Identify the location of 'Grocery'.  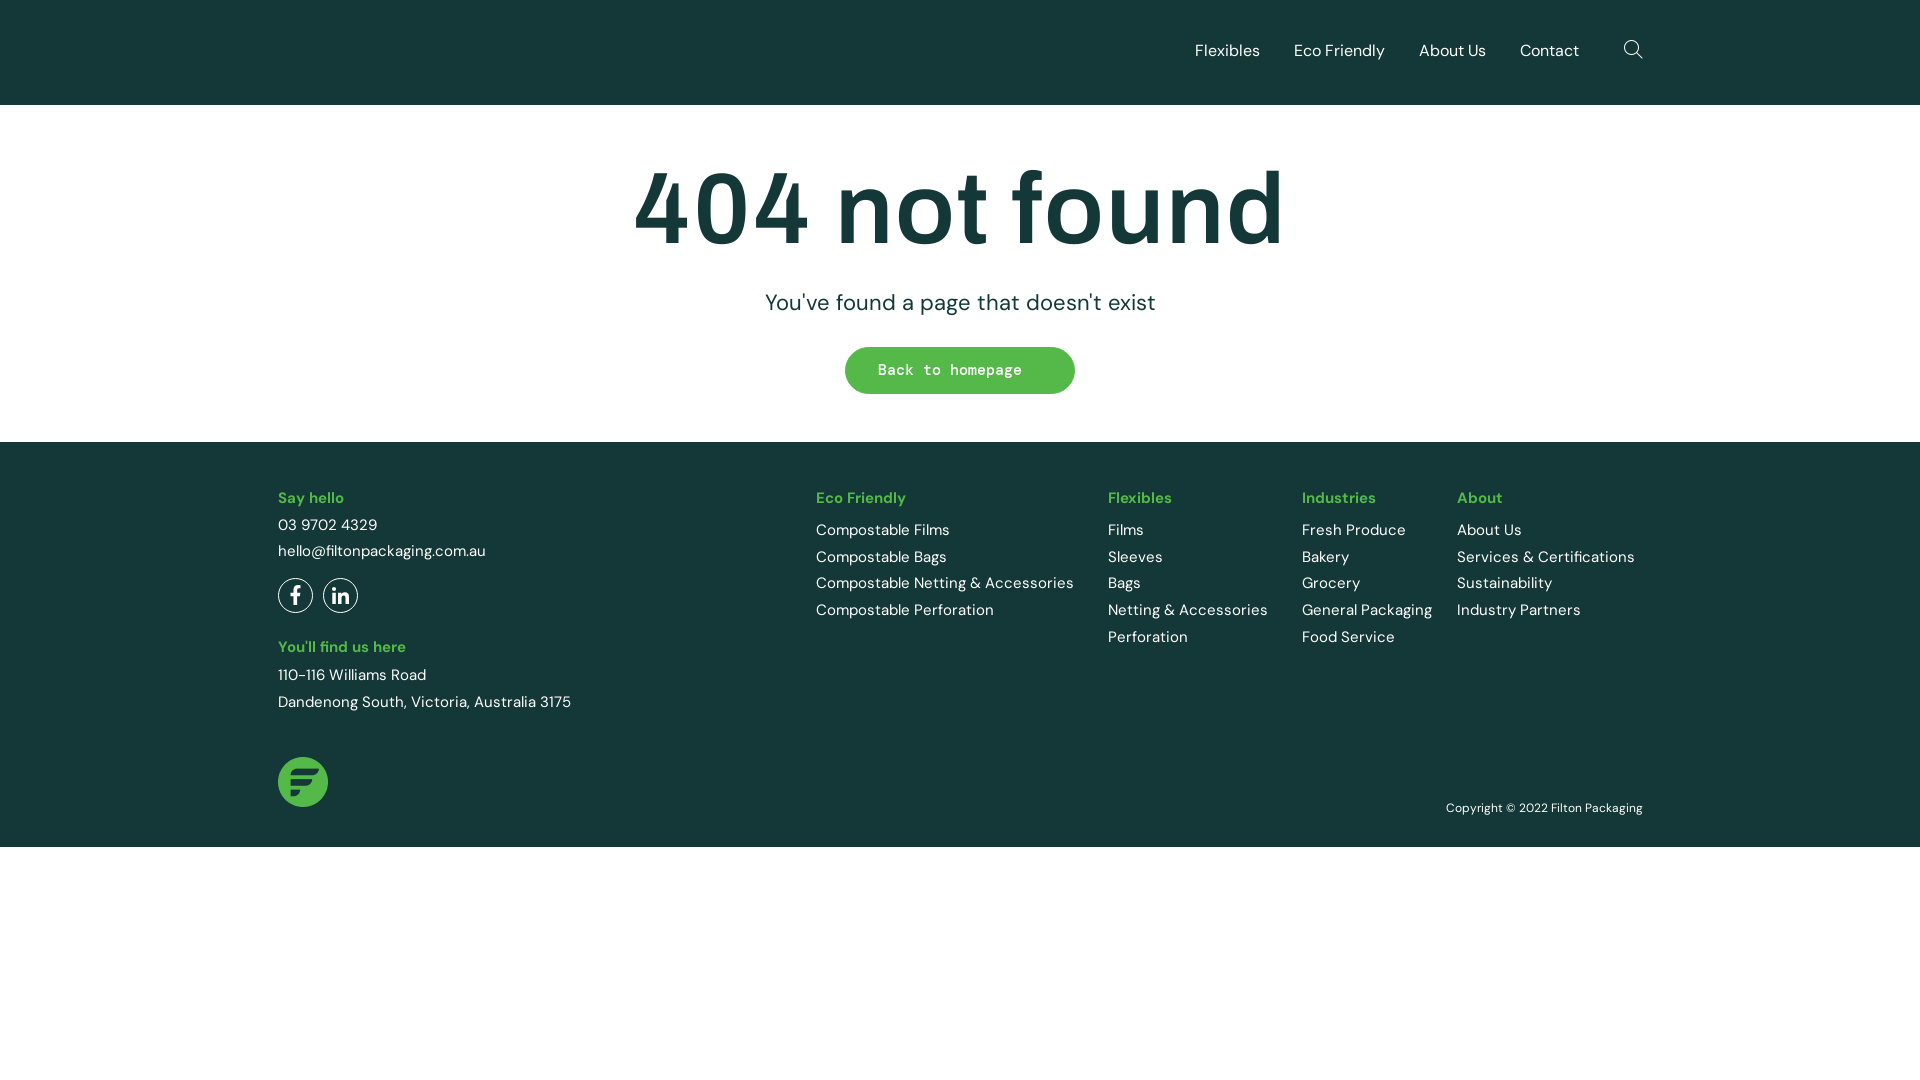
(1330, 582).